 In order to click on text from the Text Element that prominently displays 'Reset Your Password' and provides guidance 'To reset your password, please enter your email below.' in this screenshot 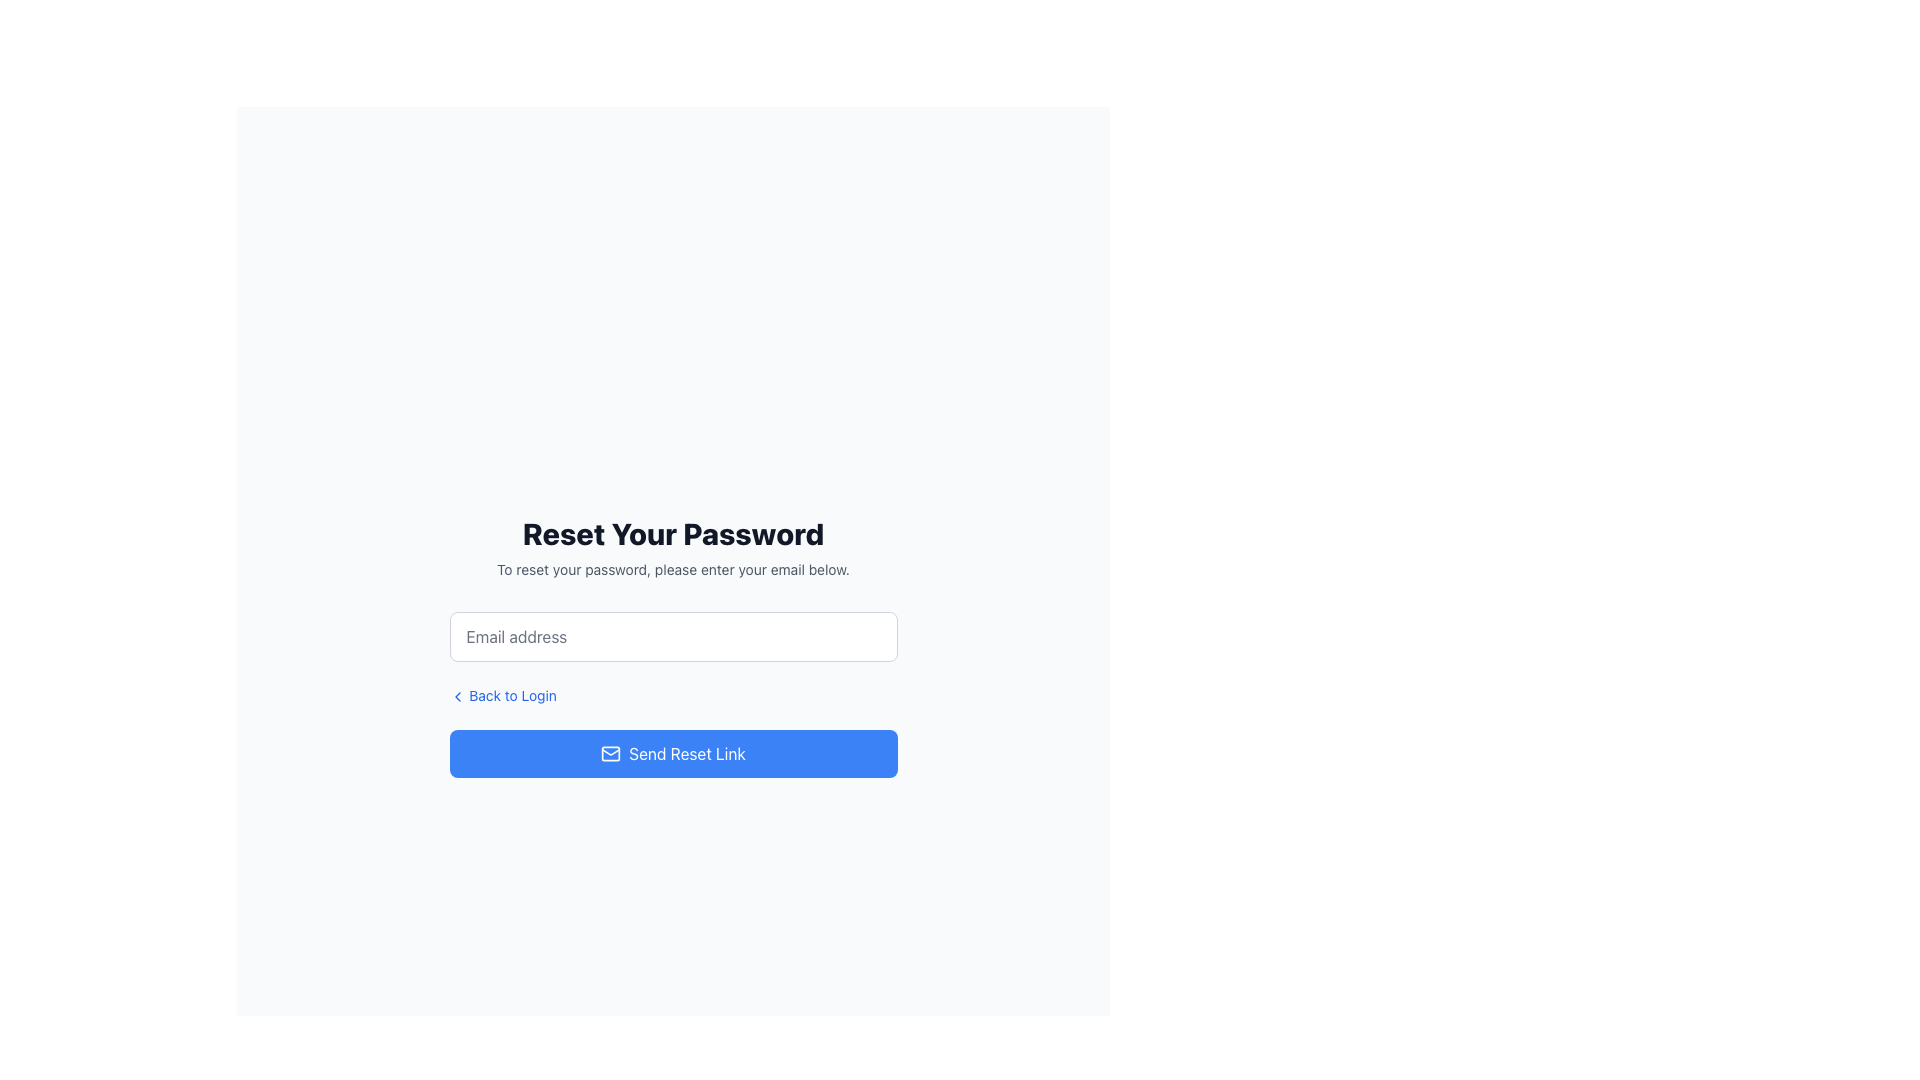, I will do `click(673, 547)`.